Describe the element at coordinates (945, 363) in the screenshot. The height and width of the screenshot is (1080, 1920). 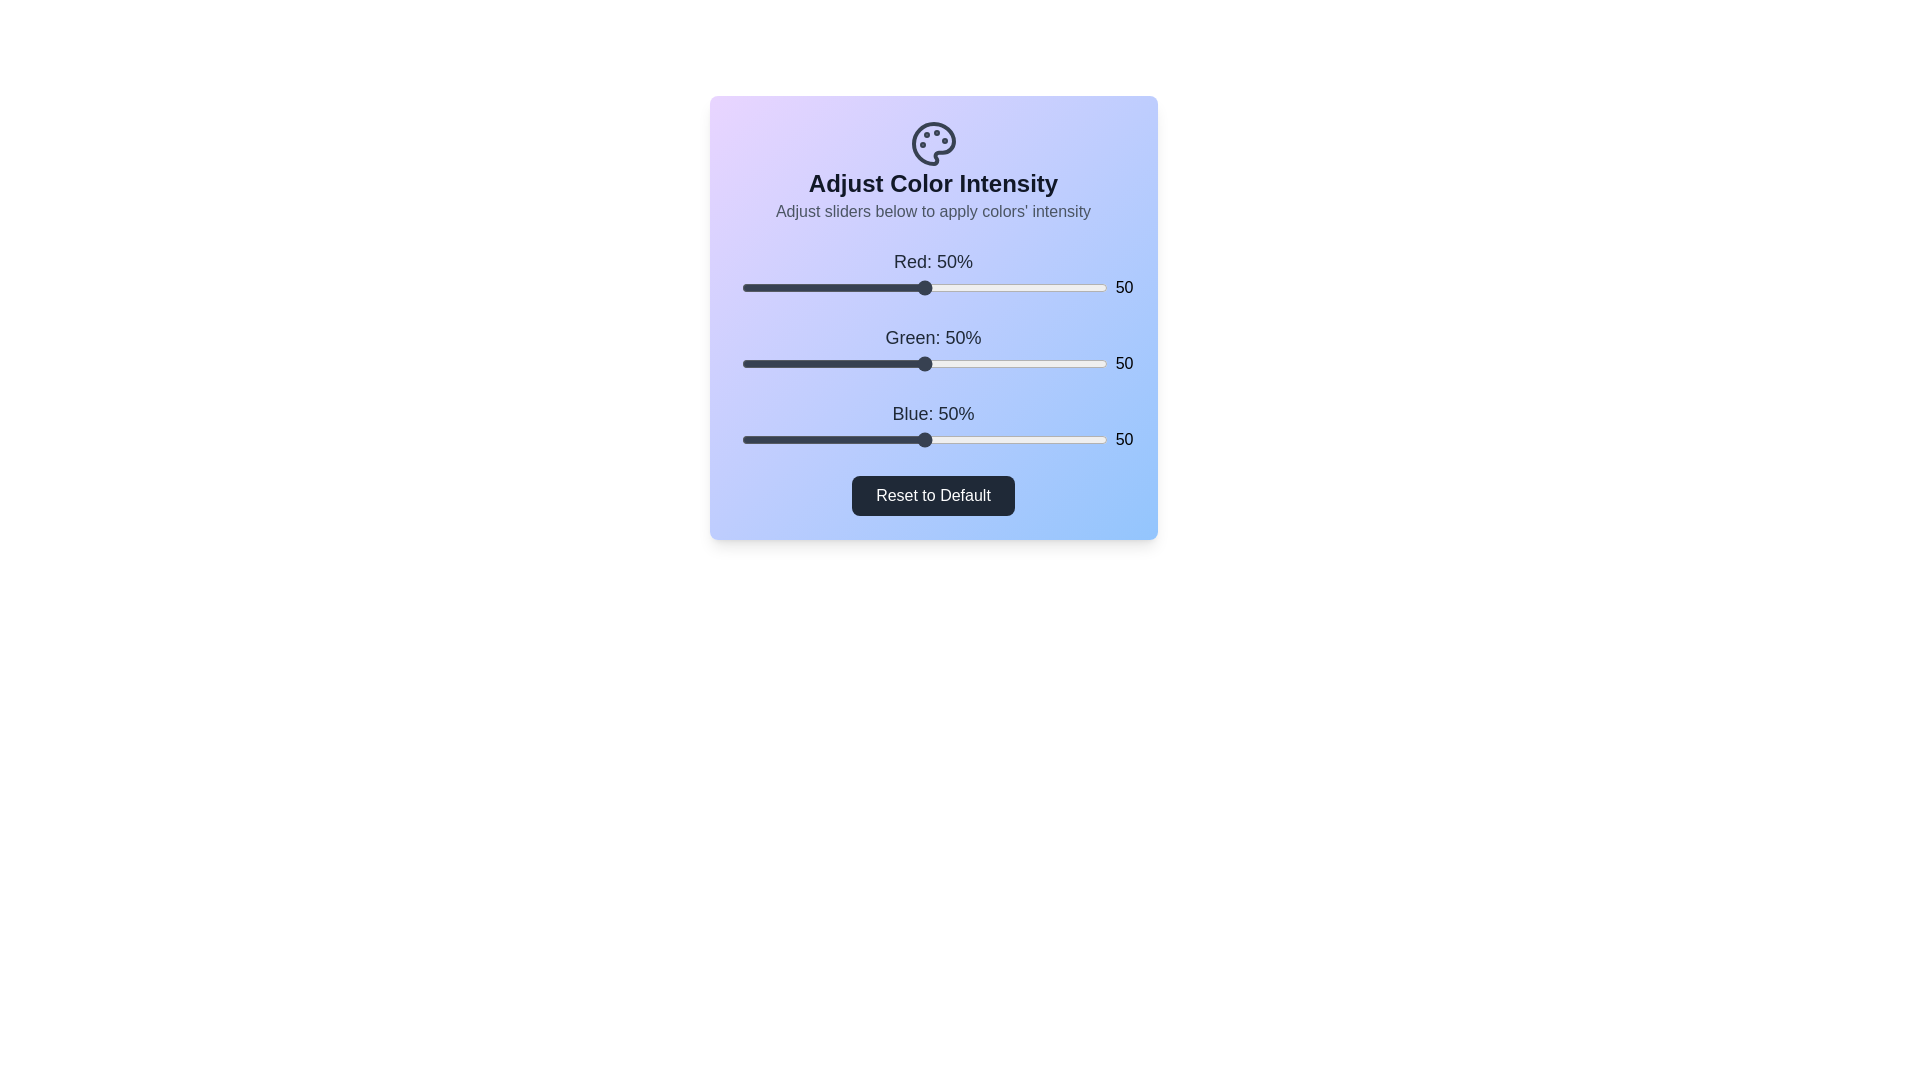
I see `the 1 slider to 56%` at that location.